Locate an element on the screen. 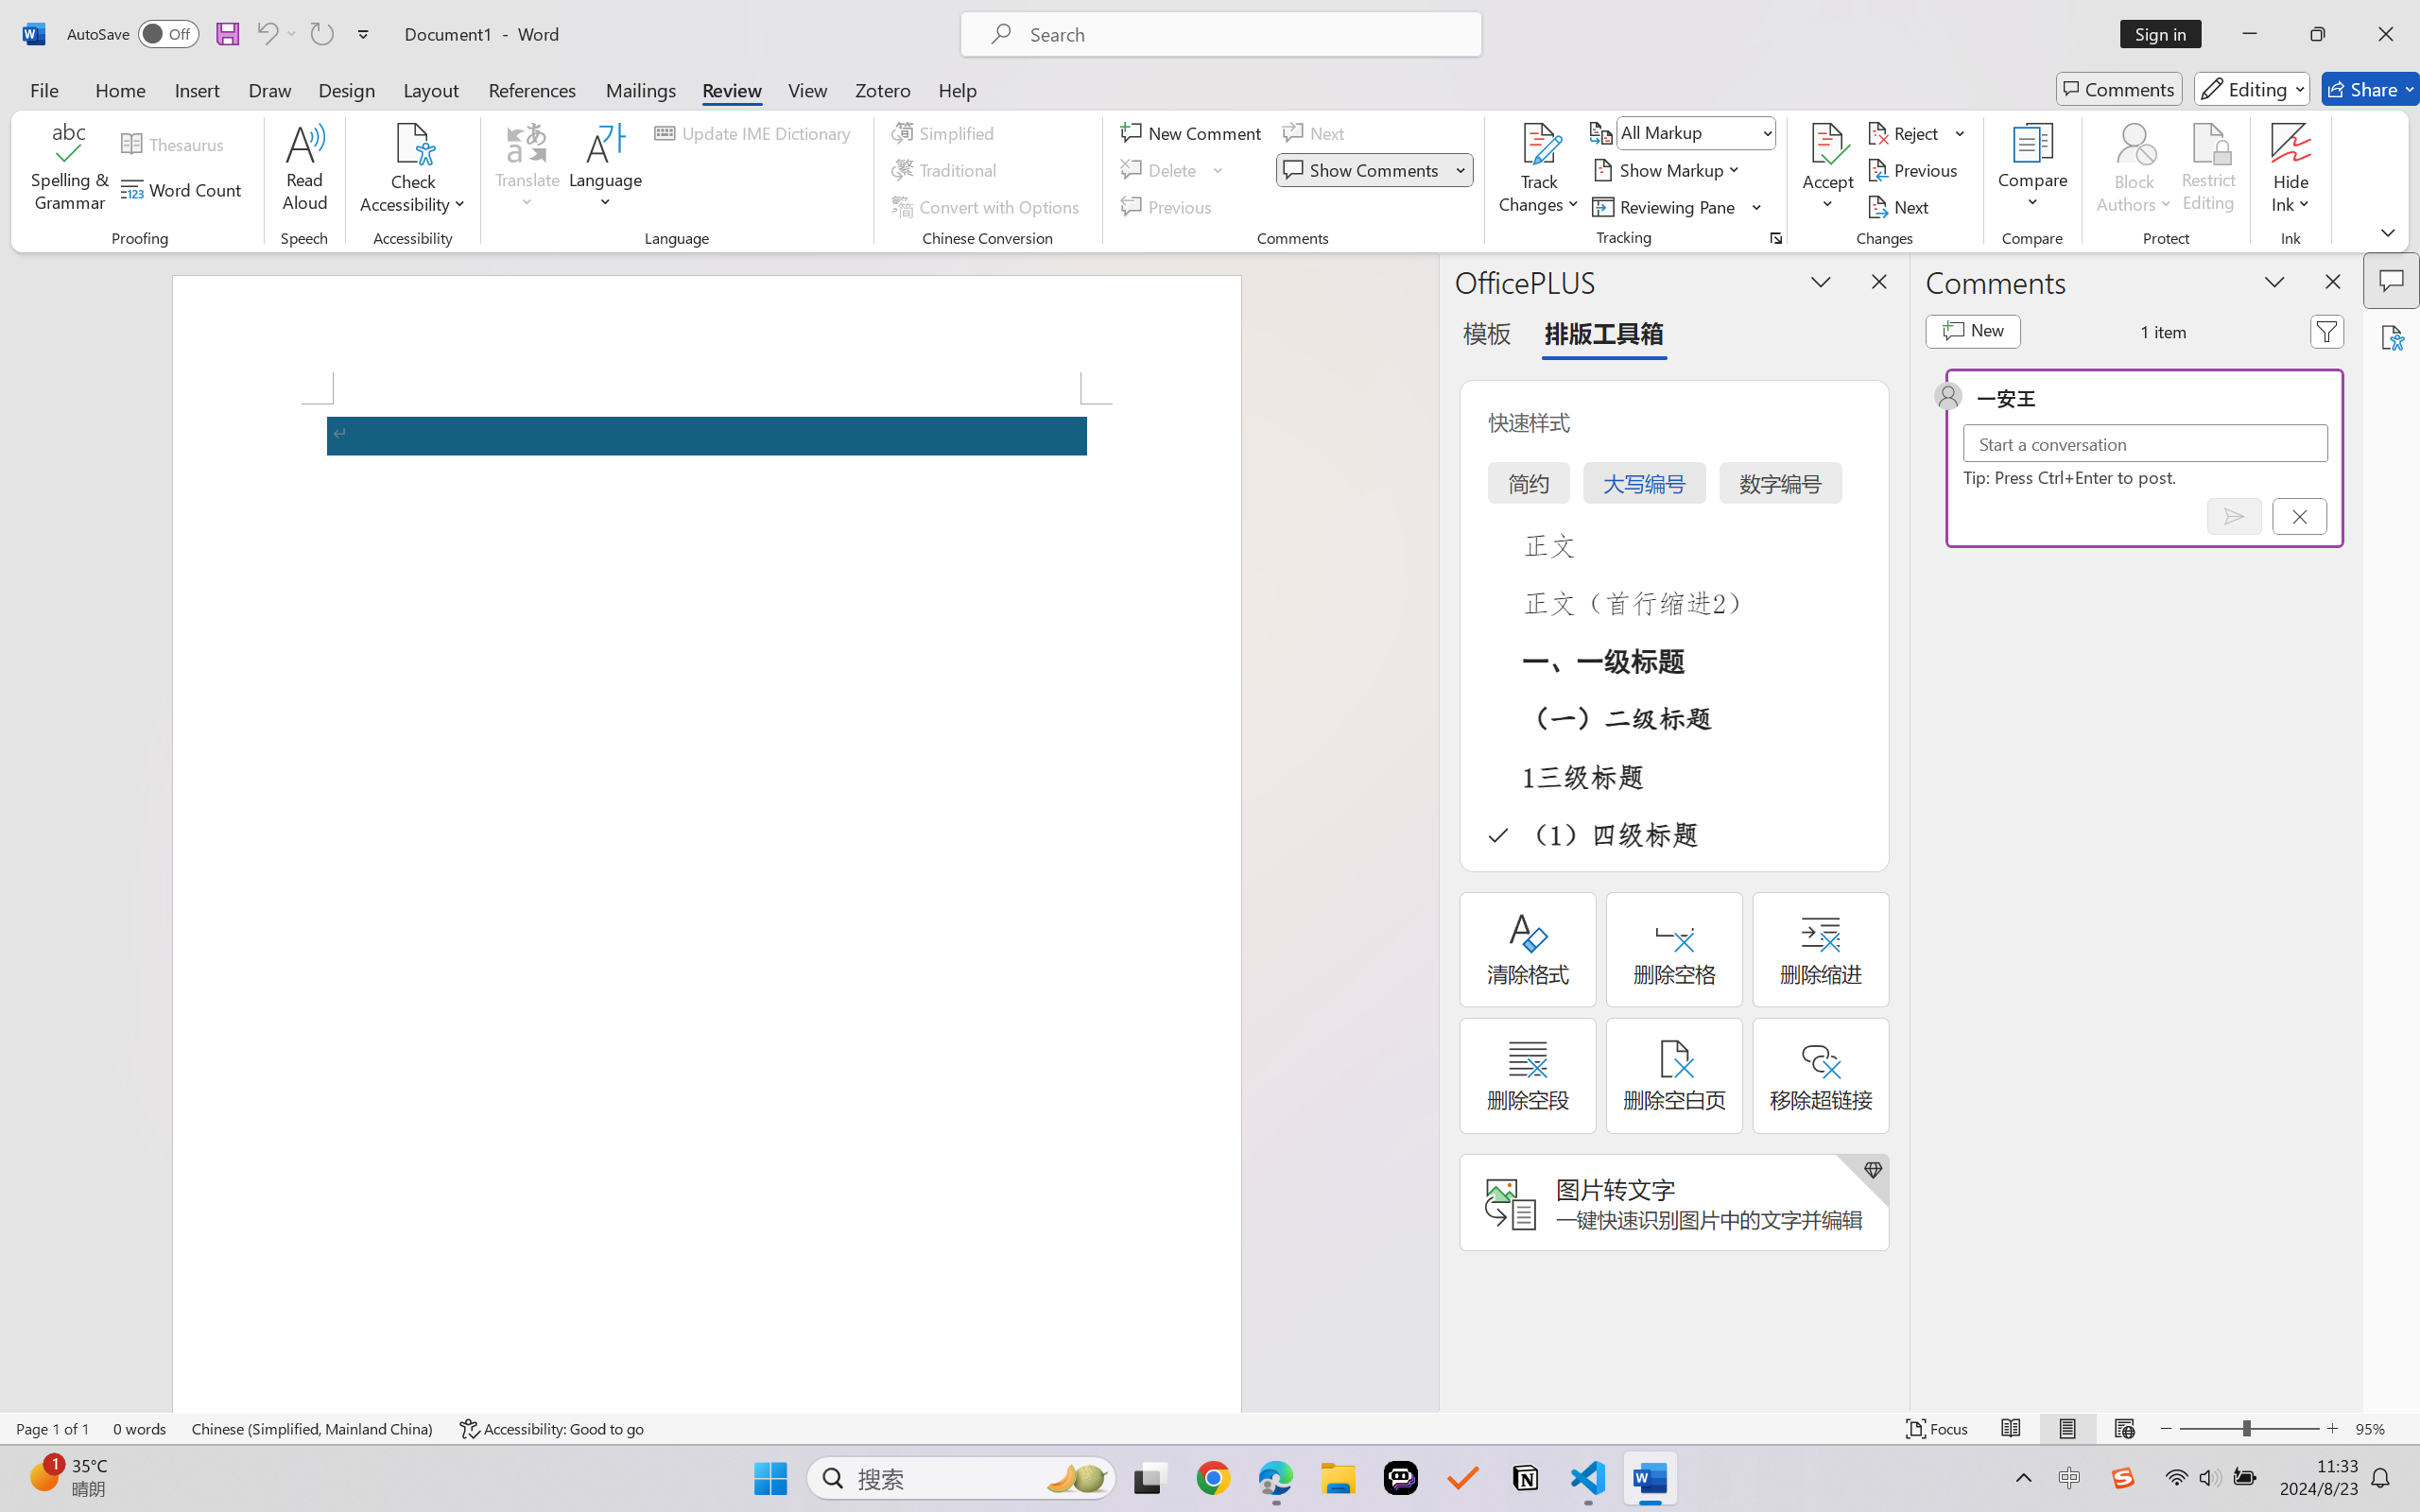 Image resolution: width=2420 pixels, height=1512 pixels. 'Check Accessibility' is located at coordinates (412, 170).